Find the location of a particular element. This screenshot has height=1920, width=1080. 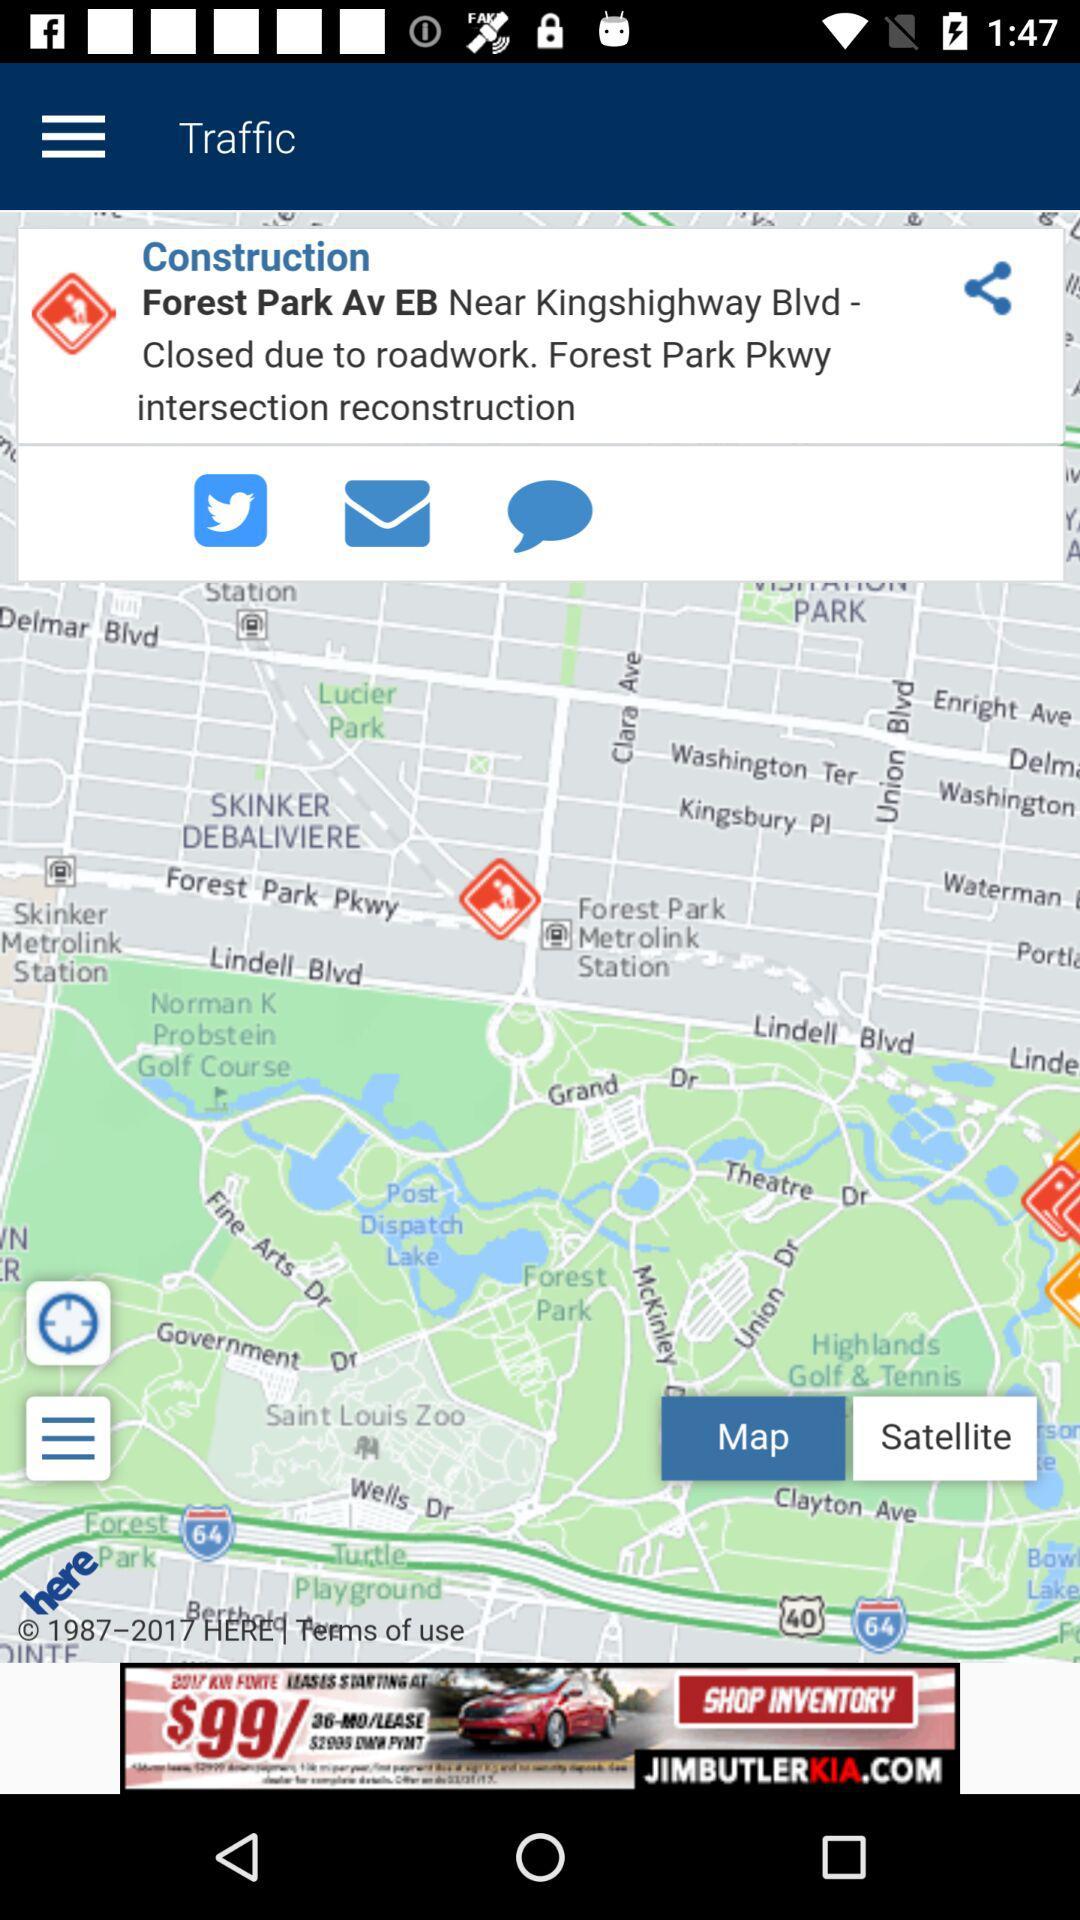

menu to get back to more map options is located at coordinates (72, 135).